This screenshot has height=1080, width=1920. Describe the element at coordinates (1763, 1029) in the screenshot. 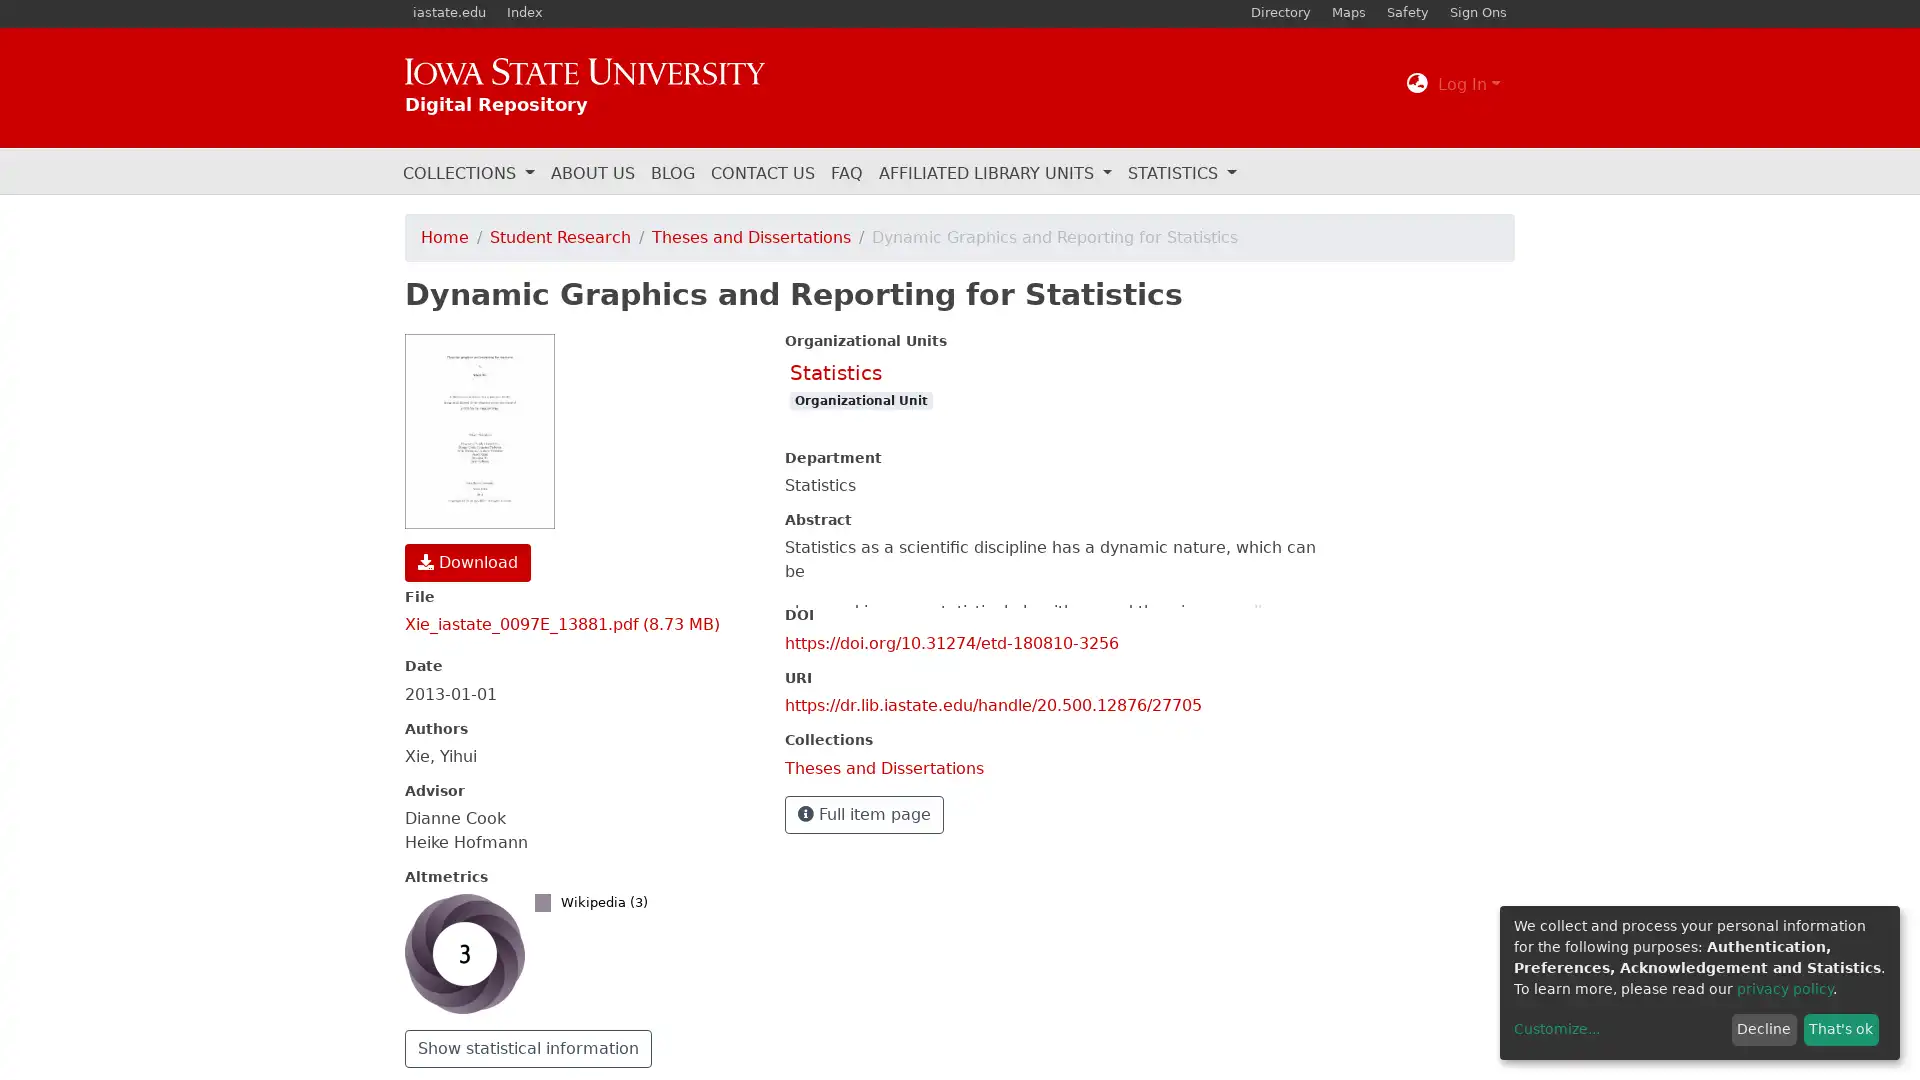

I see `Decline` at that location.